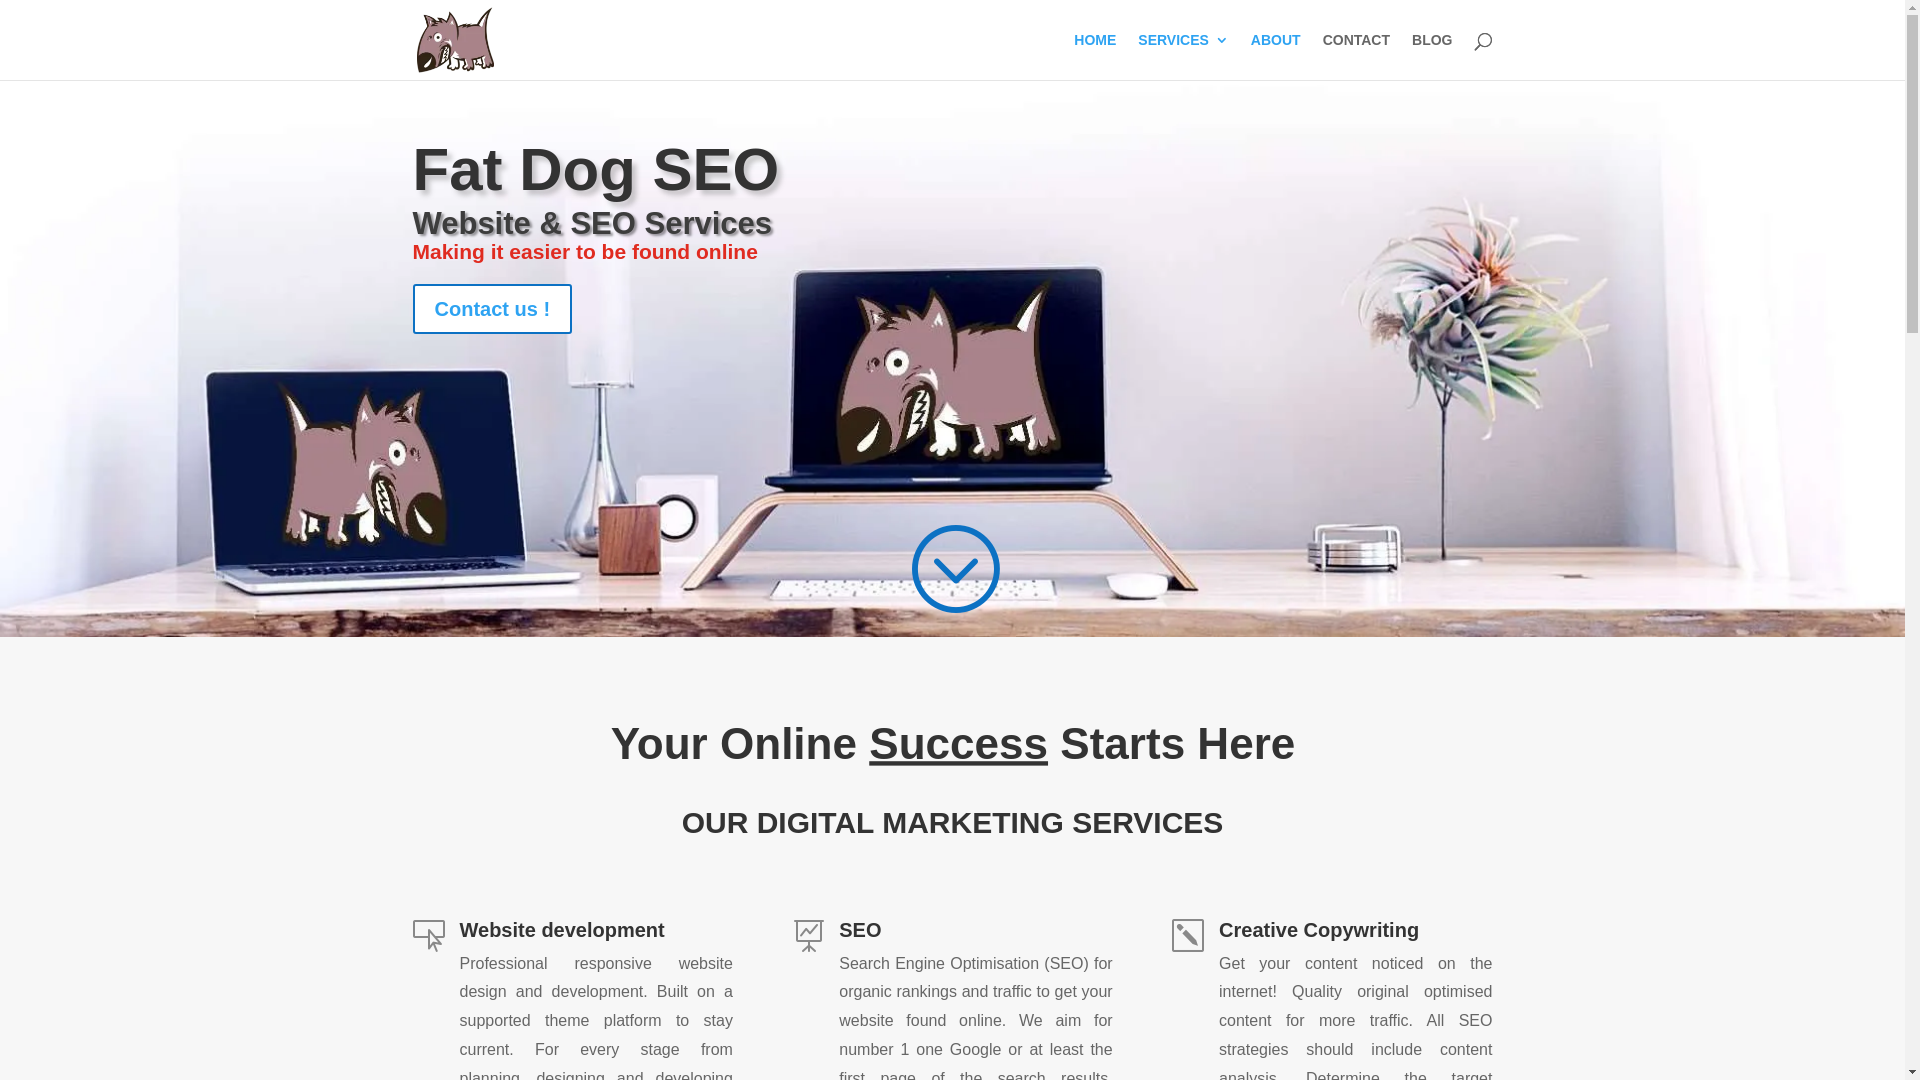 The width and height of the screenshot is (1920, 1080). Describe the element at coordinates (952, 567) in the screenshot. I see `';'` at that location.